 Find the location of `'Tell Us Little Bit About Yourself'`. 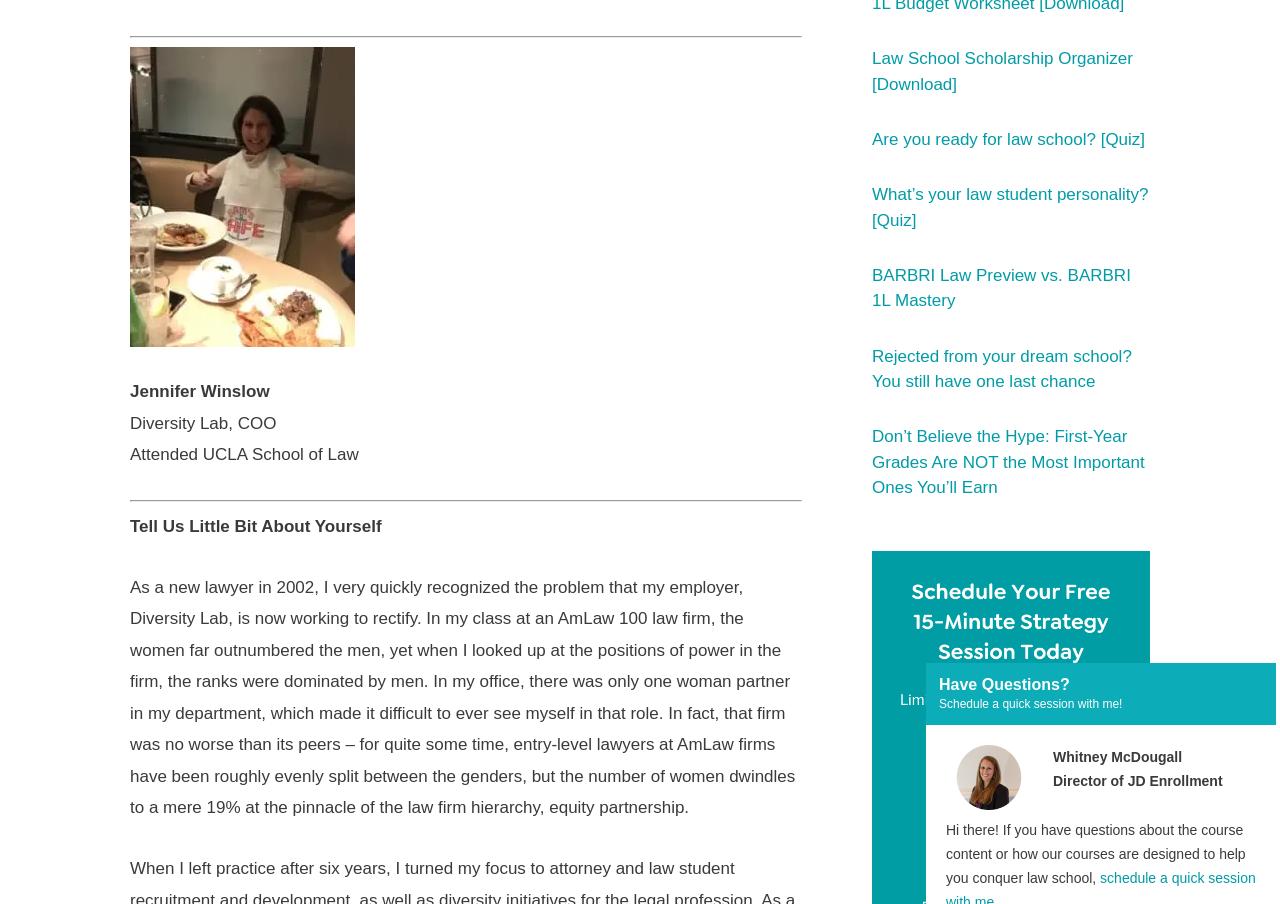

'Tell Us Little Bit About Yourself' is located at coordinates (254, 525).